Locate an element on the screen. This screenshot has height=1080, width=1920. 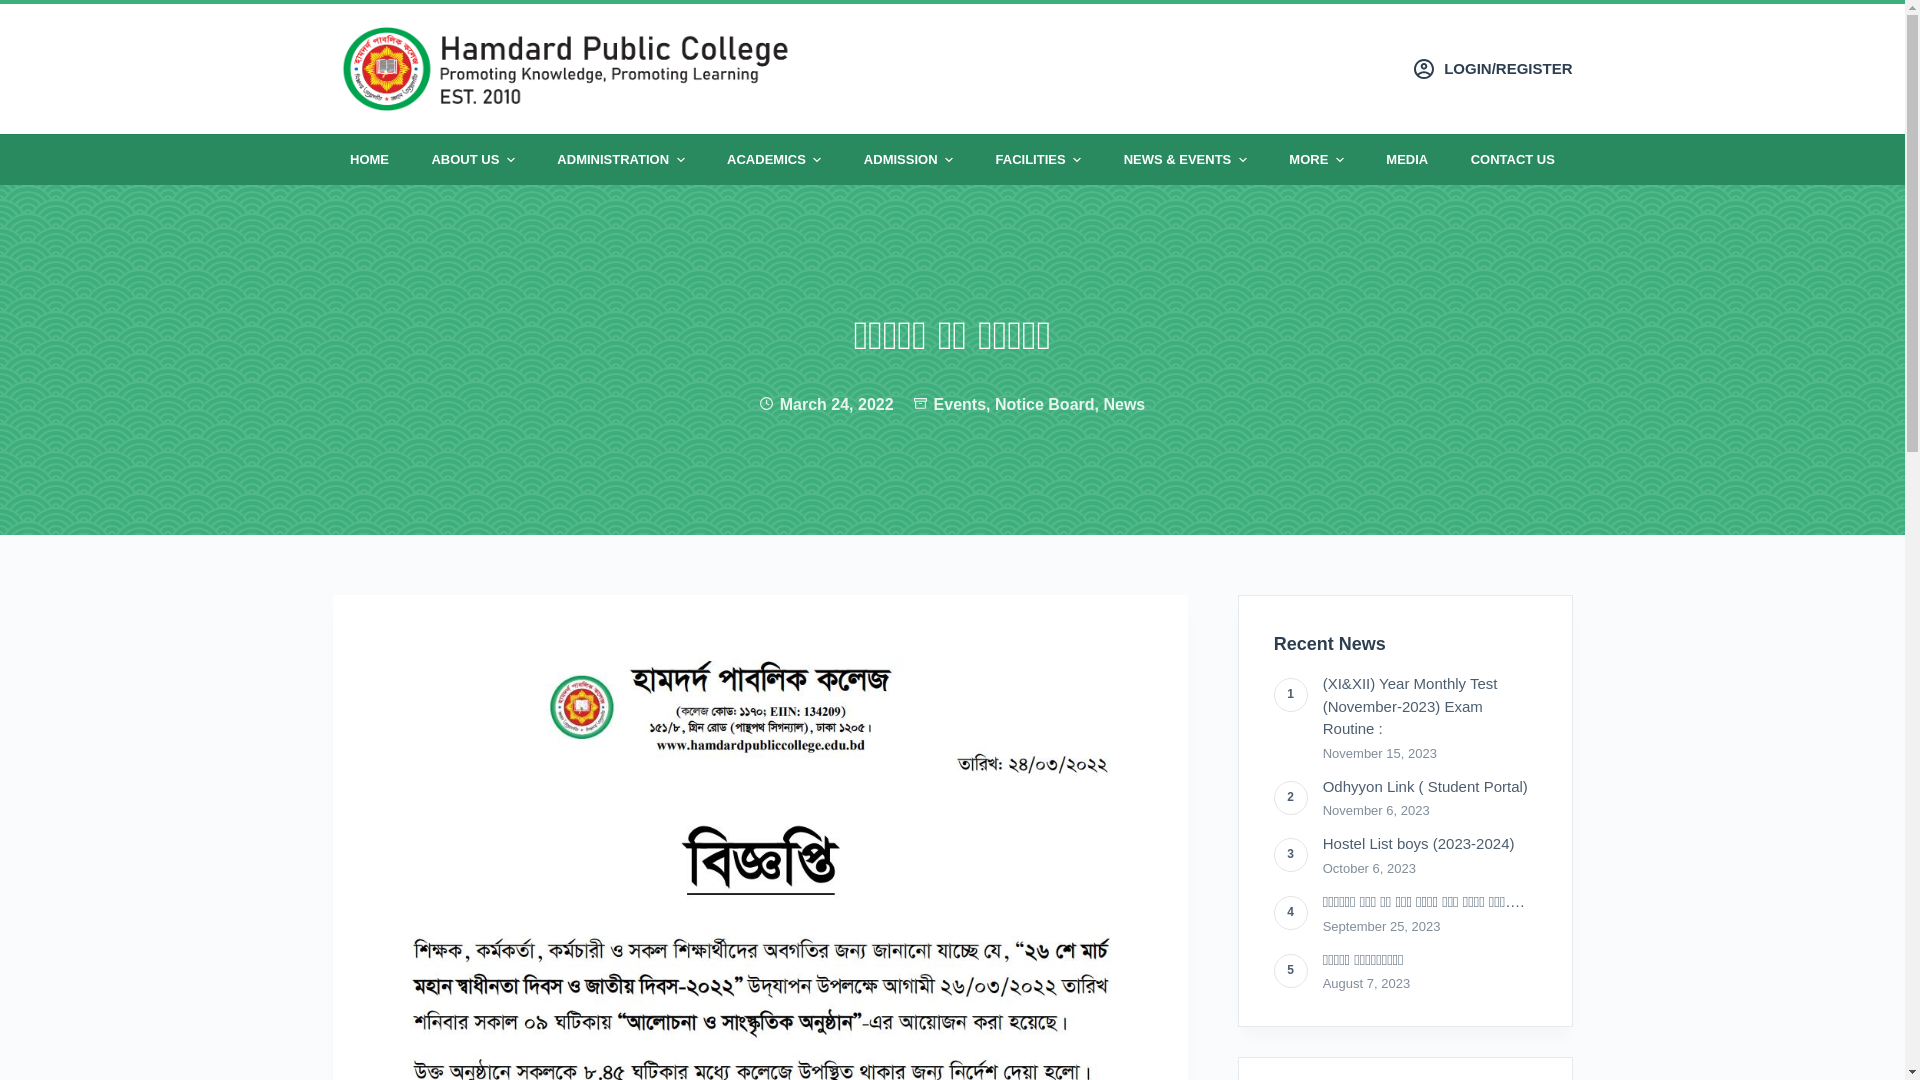
'ADMINISTRATION' is located at coordinates (619, 158).